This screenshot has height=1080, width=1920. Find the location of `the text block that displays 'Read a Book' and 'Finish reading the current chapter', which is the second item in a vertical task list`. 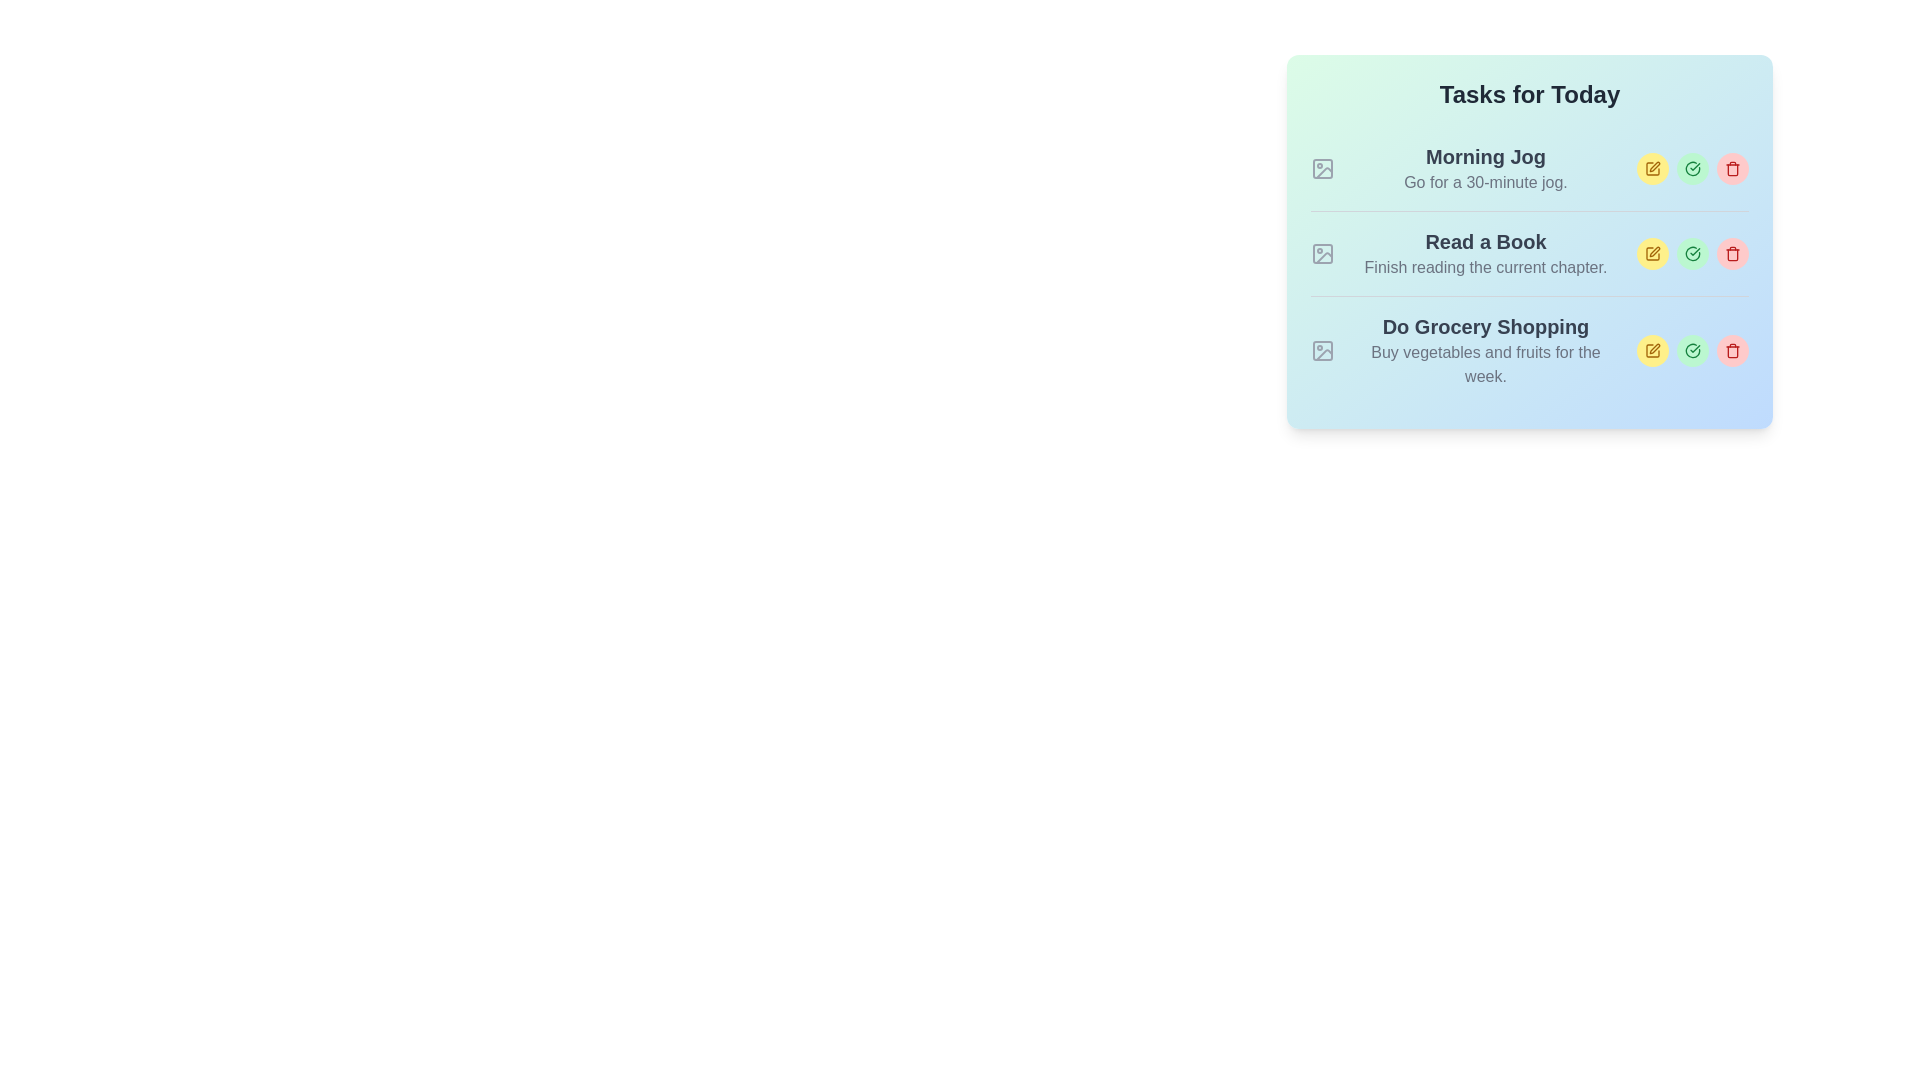

the text block that displays 'Read a Book' and 'Finish reading the current chapter', which is the second item in a vertical task list is located at coordinates (1486, 253).